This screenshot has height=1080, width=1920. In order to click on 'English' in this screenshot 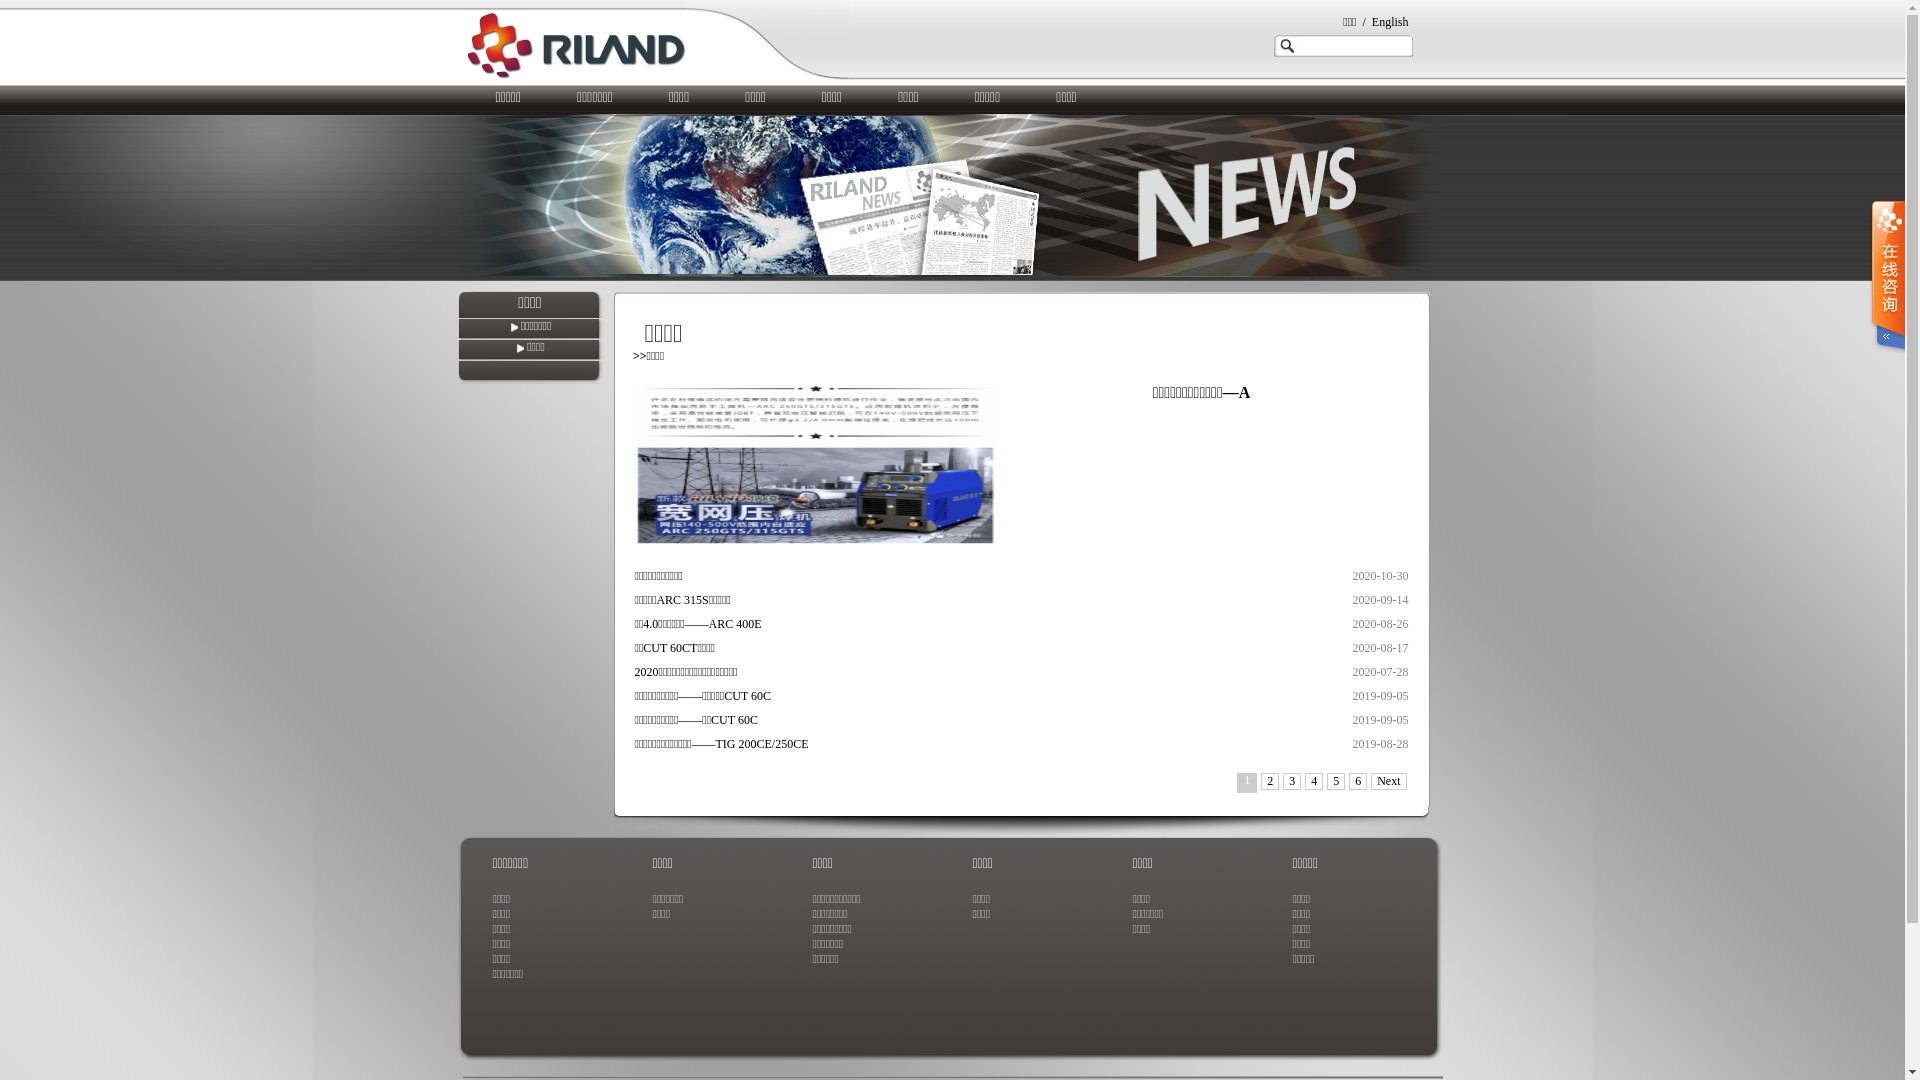, I will do `click(1389, 22)`.